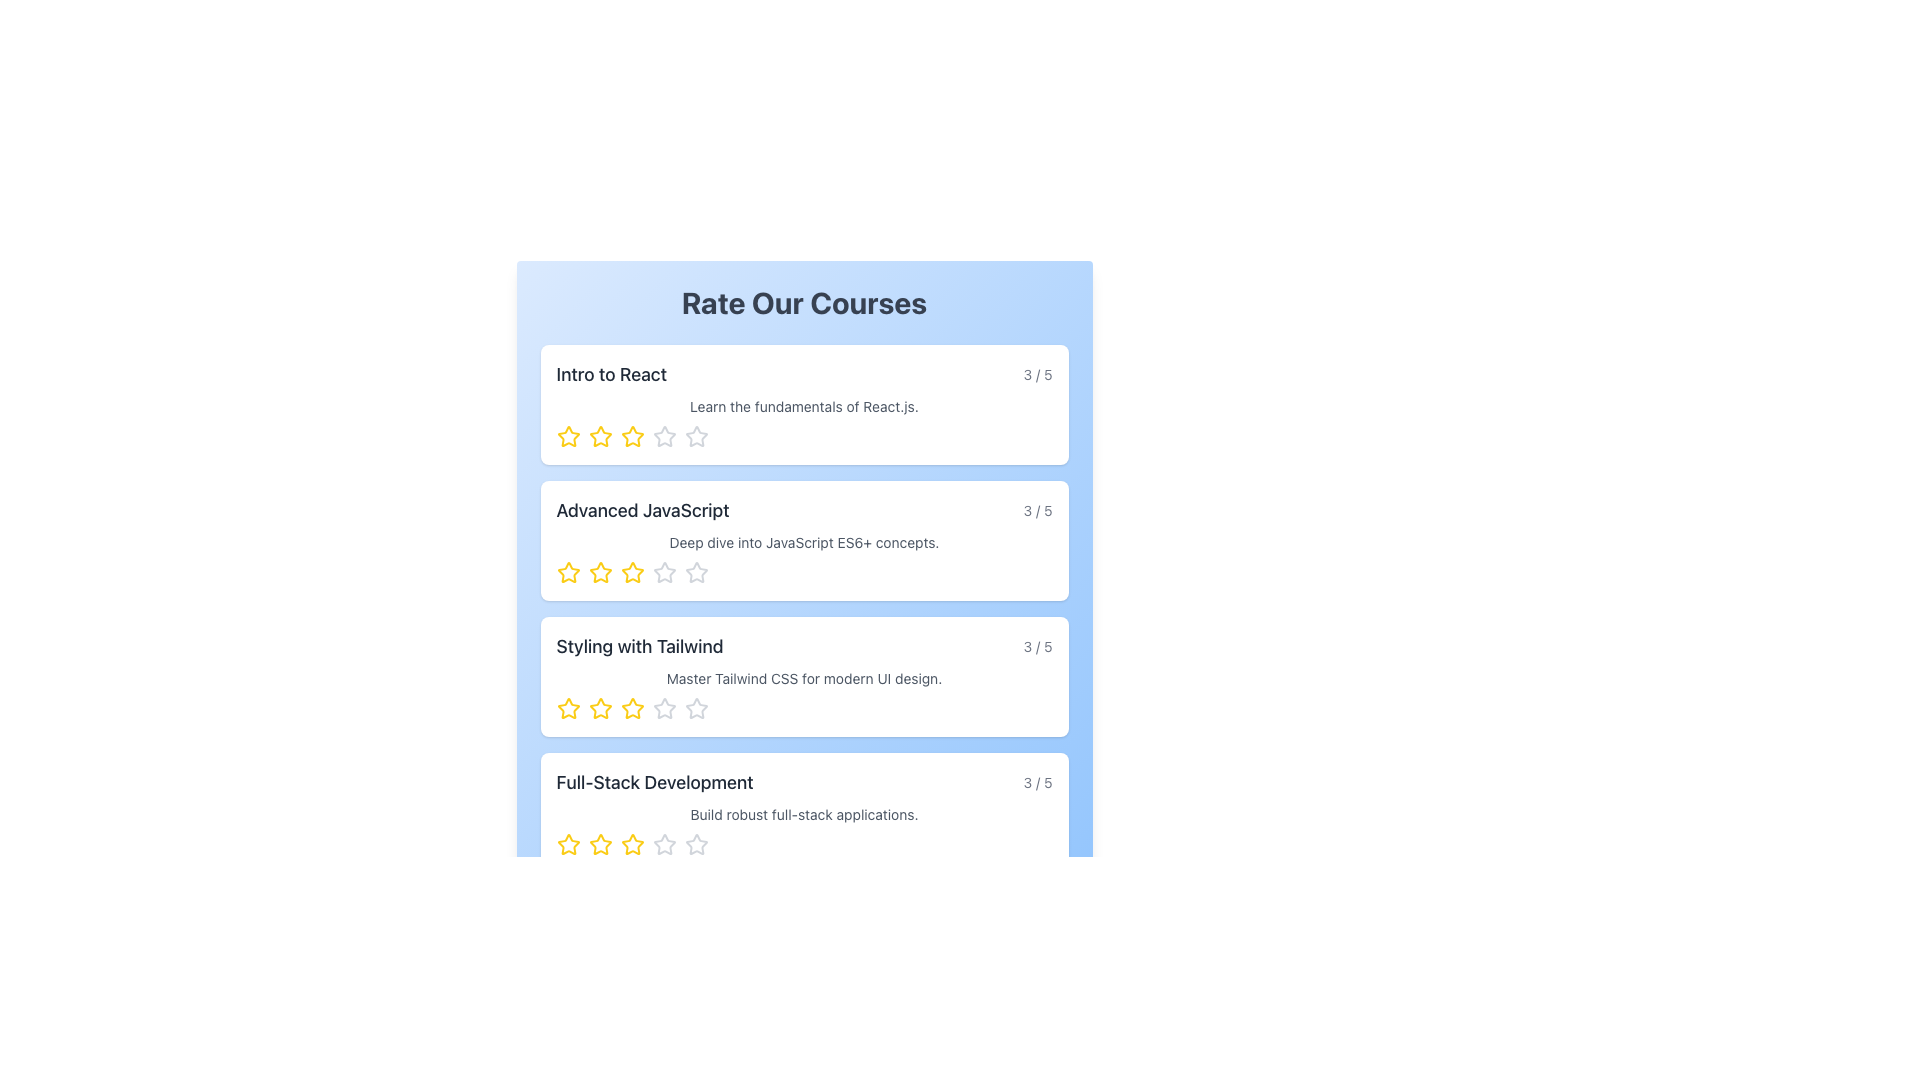  Describe the element at coordinates (804, 708) in the screenshot. I see `the Star Rating Component beneath the description 'Master Tailwind CSS for modern UI design.' for the course 'Styling with Tailwind'` at that location.